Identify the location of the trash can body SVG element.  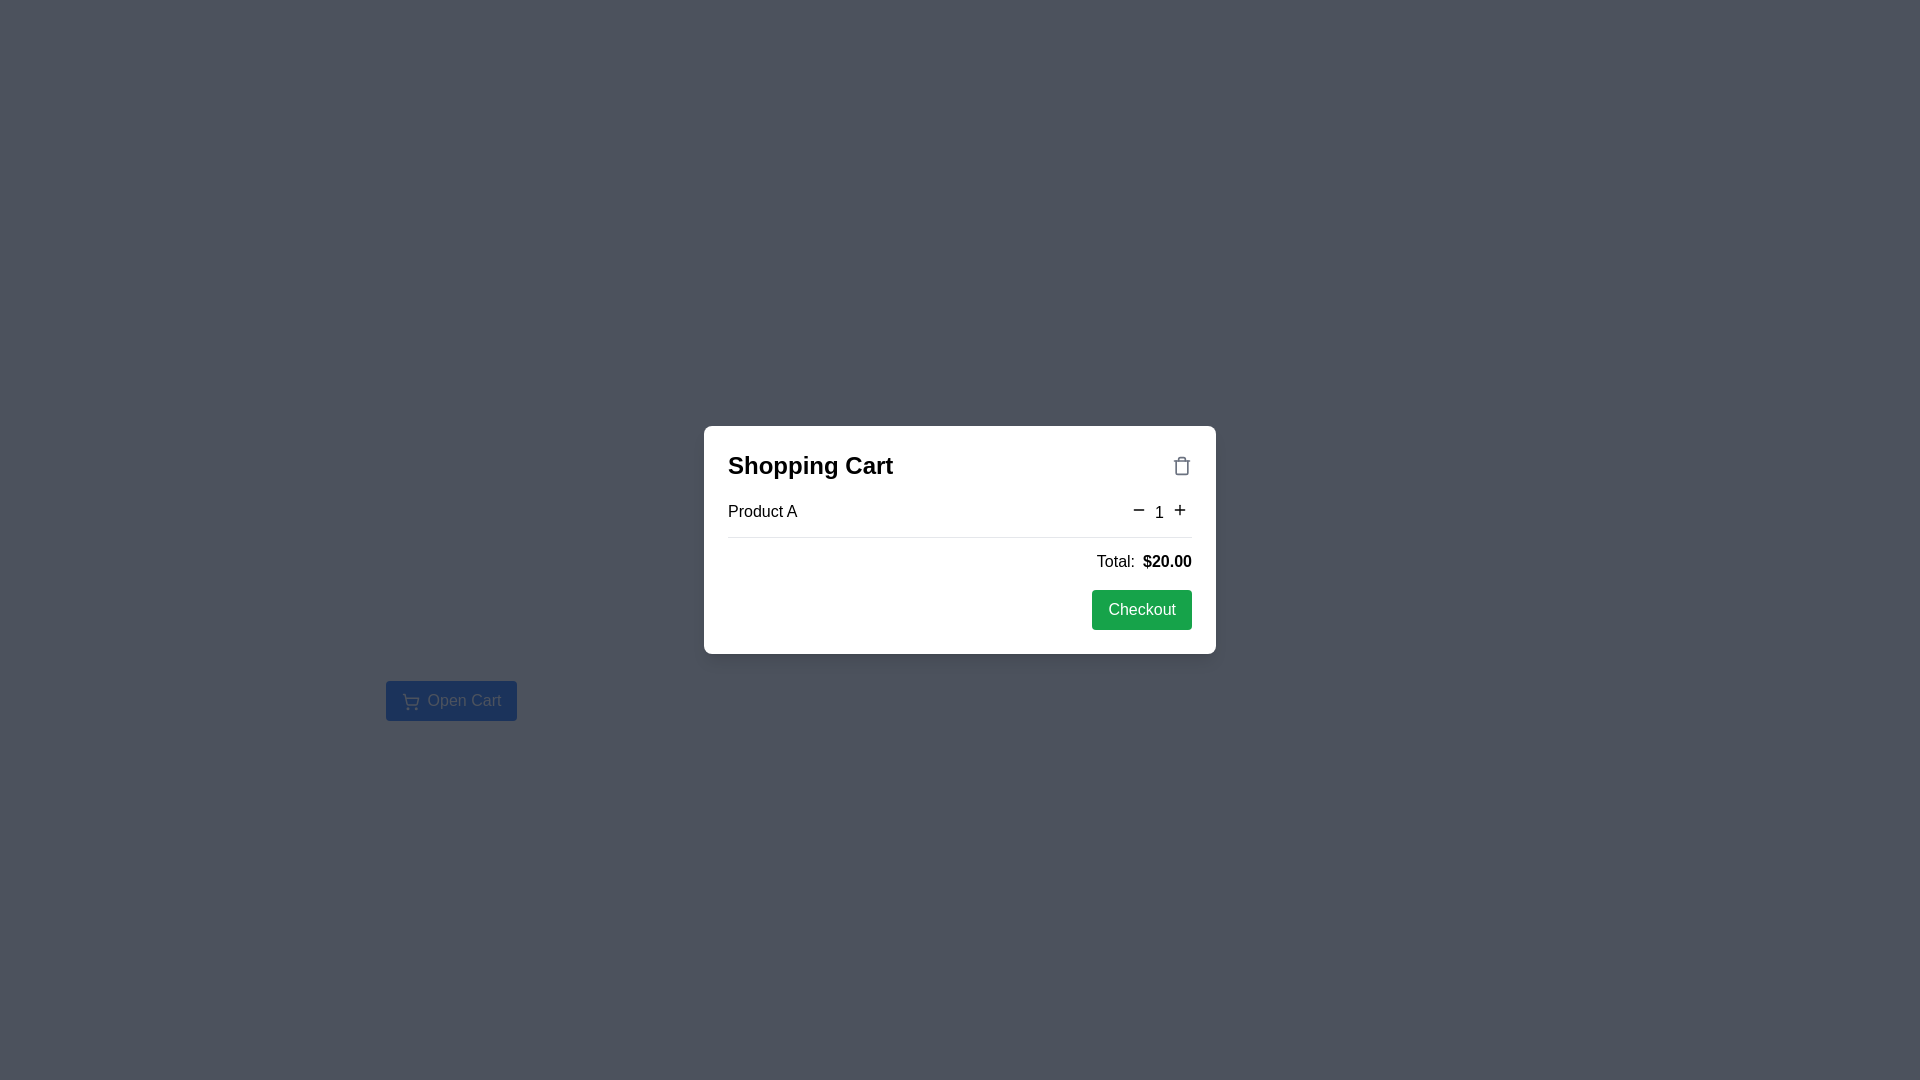
(1181, 466).